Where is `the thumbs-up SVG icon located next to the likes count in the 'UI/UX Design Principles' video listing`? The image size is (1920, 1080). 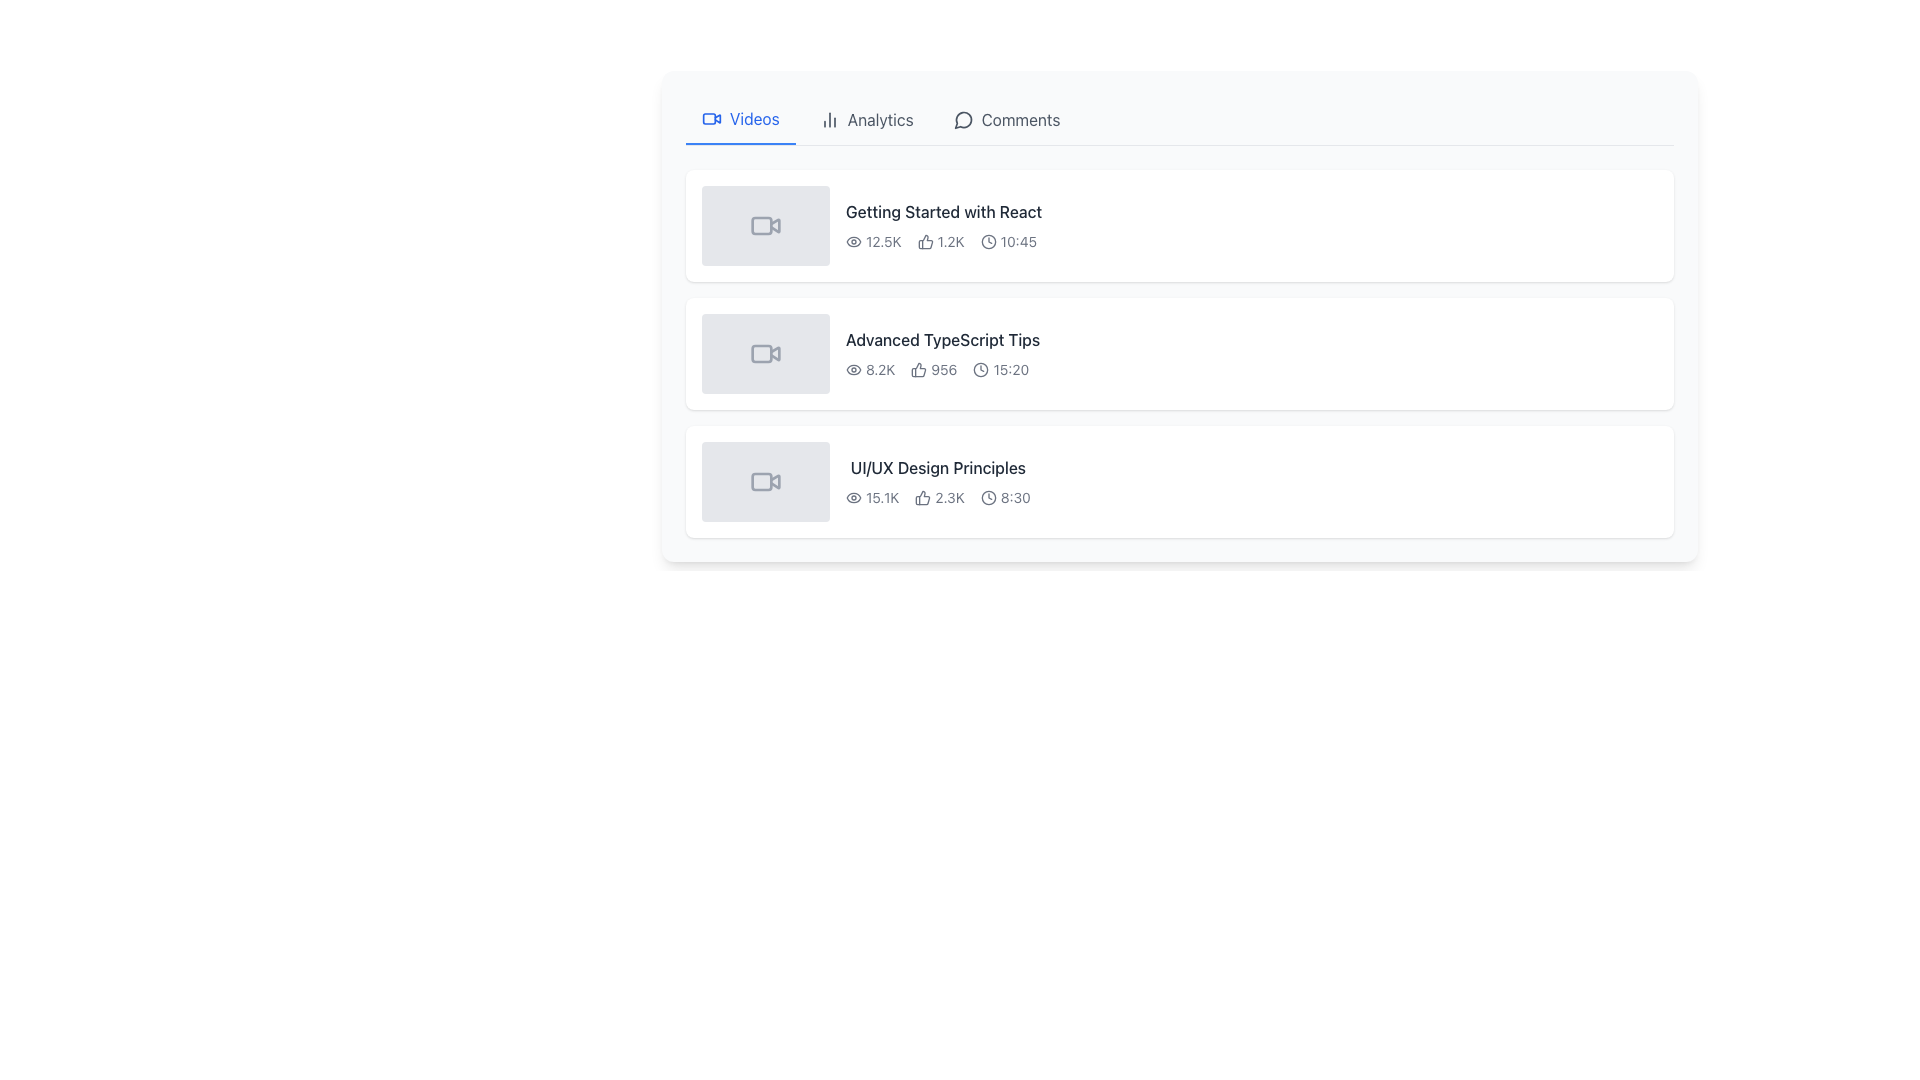
the thumbs-up SVG icon located next to the likes count in the 'UI/UX Design Principles' video listing is located at coordinates (922, 496).